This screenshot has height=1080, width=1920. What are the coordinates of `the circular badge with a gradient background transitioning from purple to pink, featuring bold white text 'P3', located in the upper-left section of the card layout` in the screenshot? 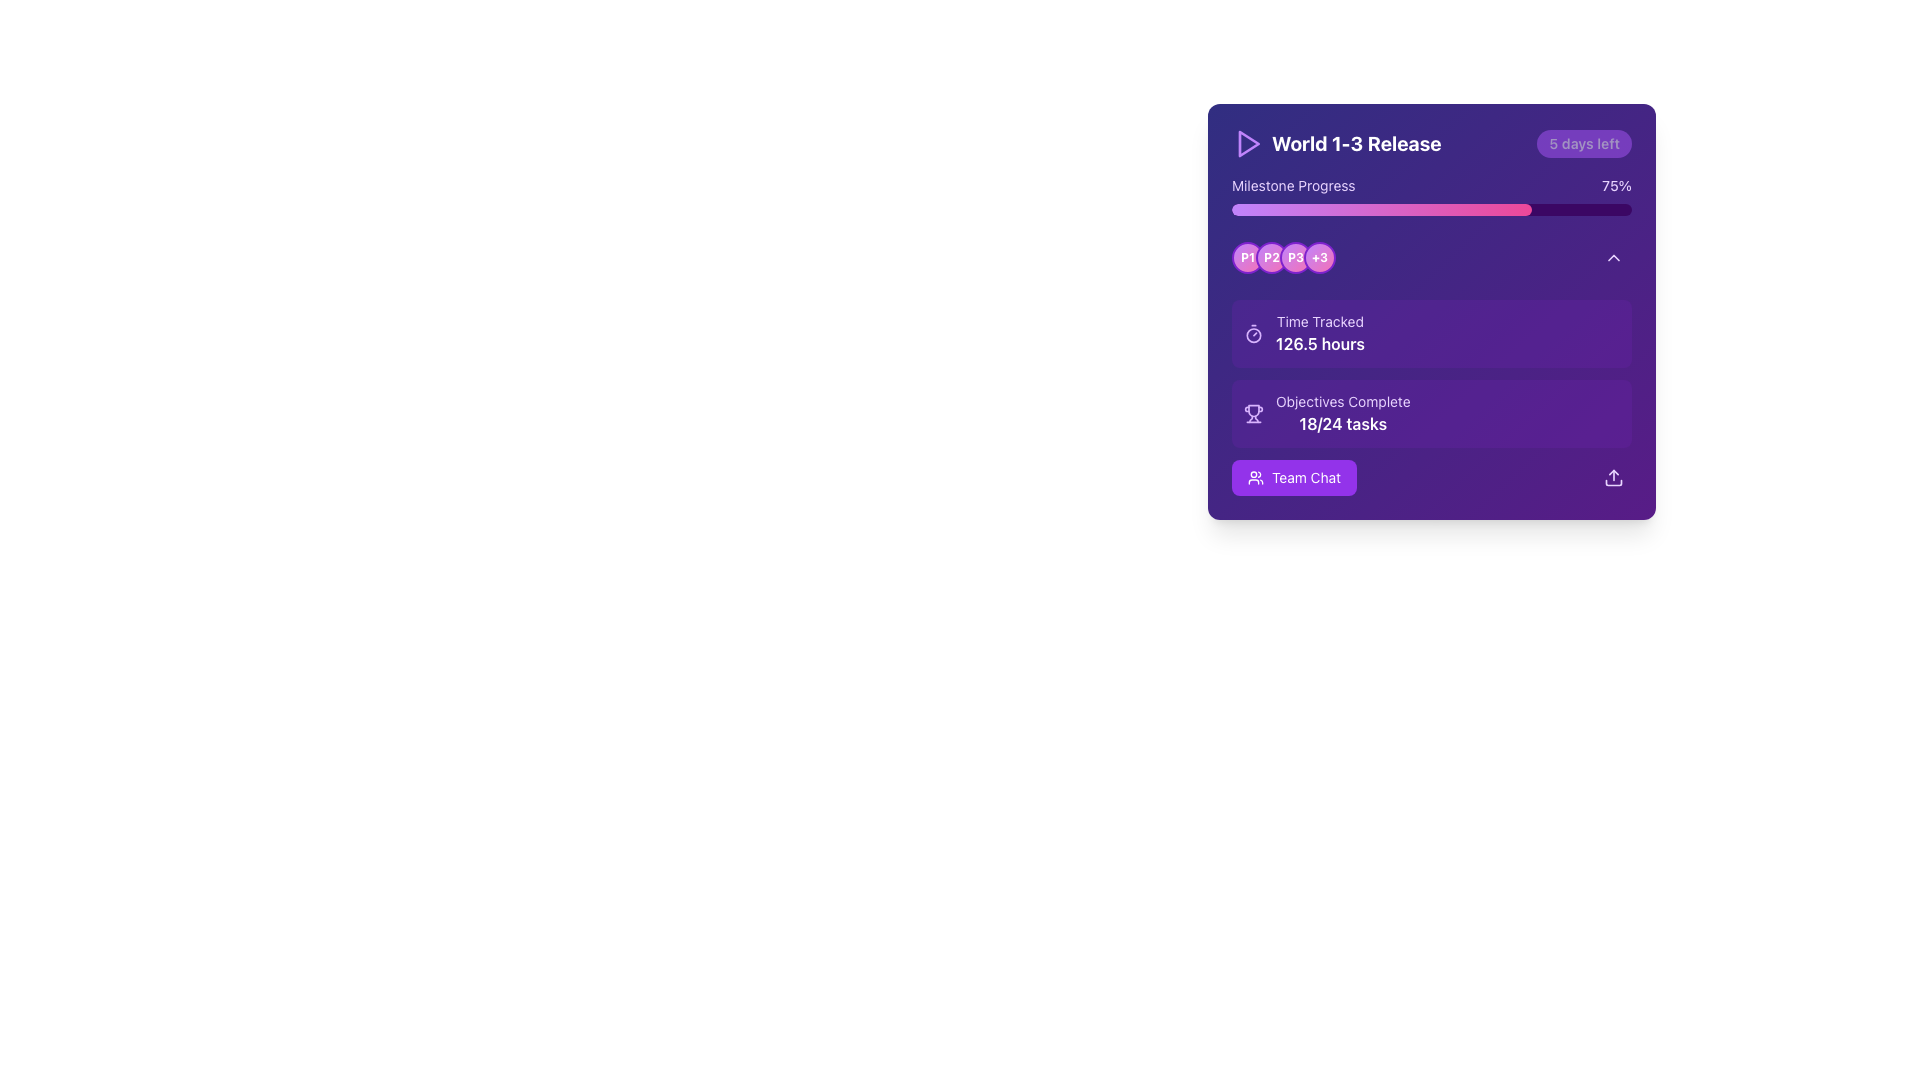 It's located at (1296, 257).